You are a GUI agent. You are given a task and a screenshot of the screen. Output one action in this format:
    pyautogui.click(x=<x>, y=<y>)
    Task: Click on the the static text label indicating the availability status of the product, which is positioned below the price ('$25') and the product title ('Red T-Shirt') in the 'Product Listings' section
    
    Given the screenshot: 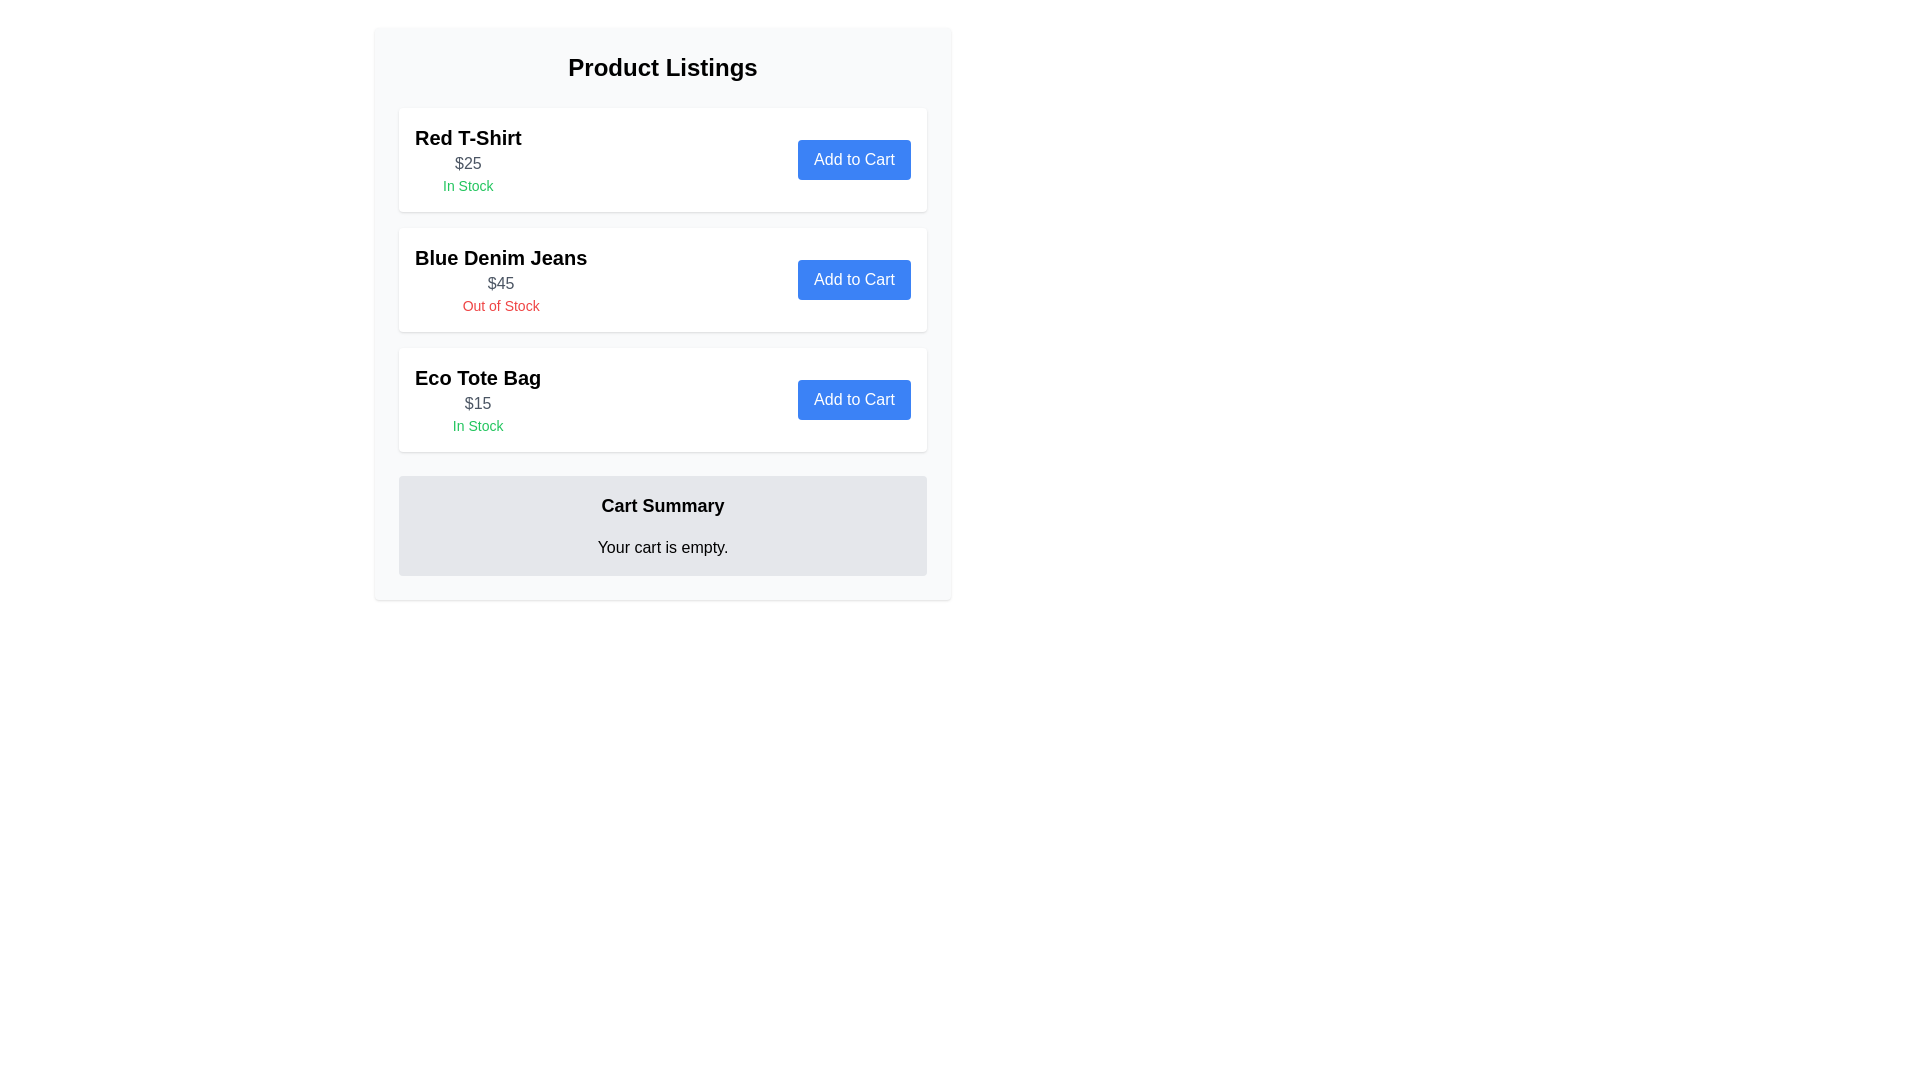 What is the action you would take?
    pyautogui.click(x=467, y=185)
    